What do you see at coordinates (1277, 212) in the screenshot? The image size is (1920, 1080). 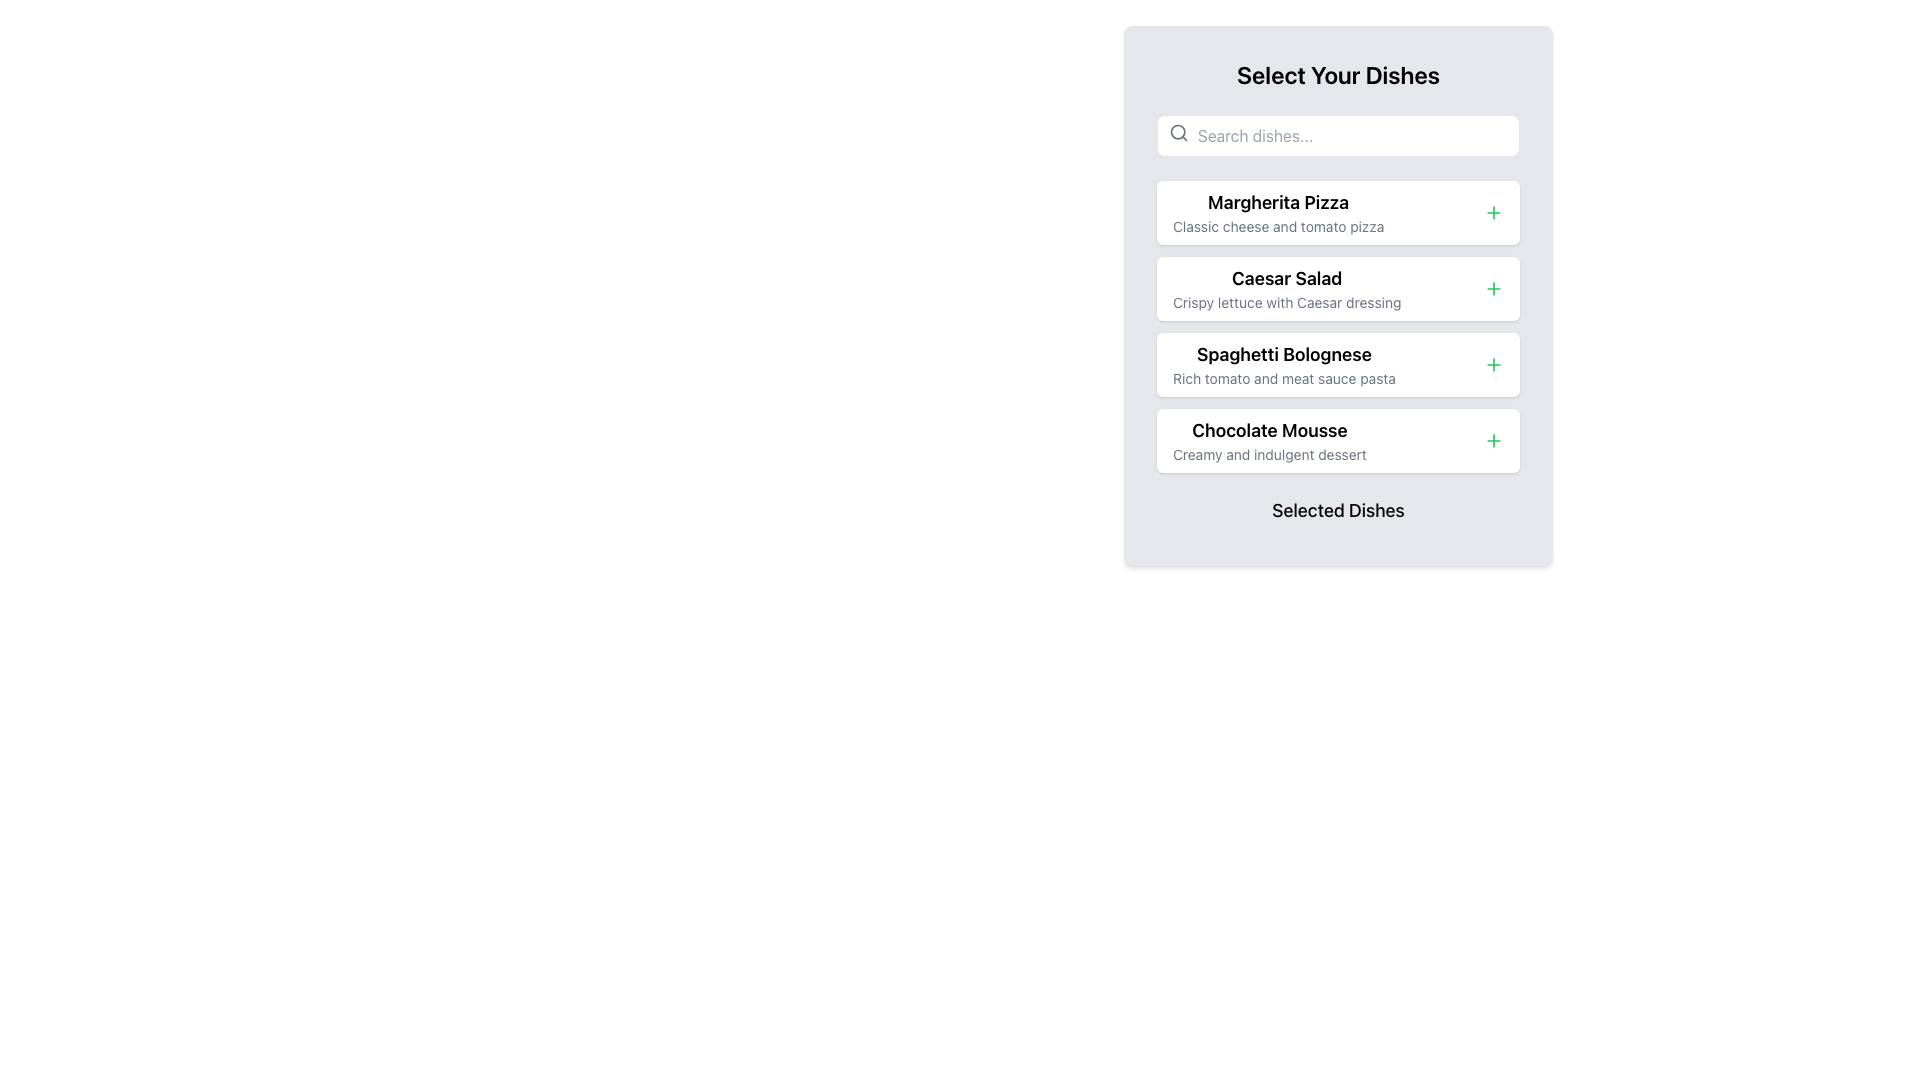 I see `the 'Margherita Pizza' text element, which is the first item in the 'Select Your Dishes' menu` at bounding box center [1277, 212].